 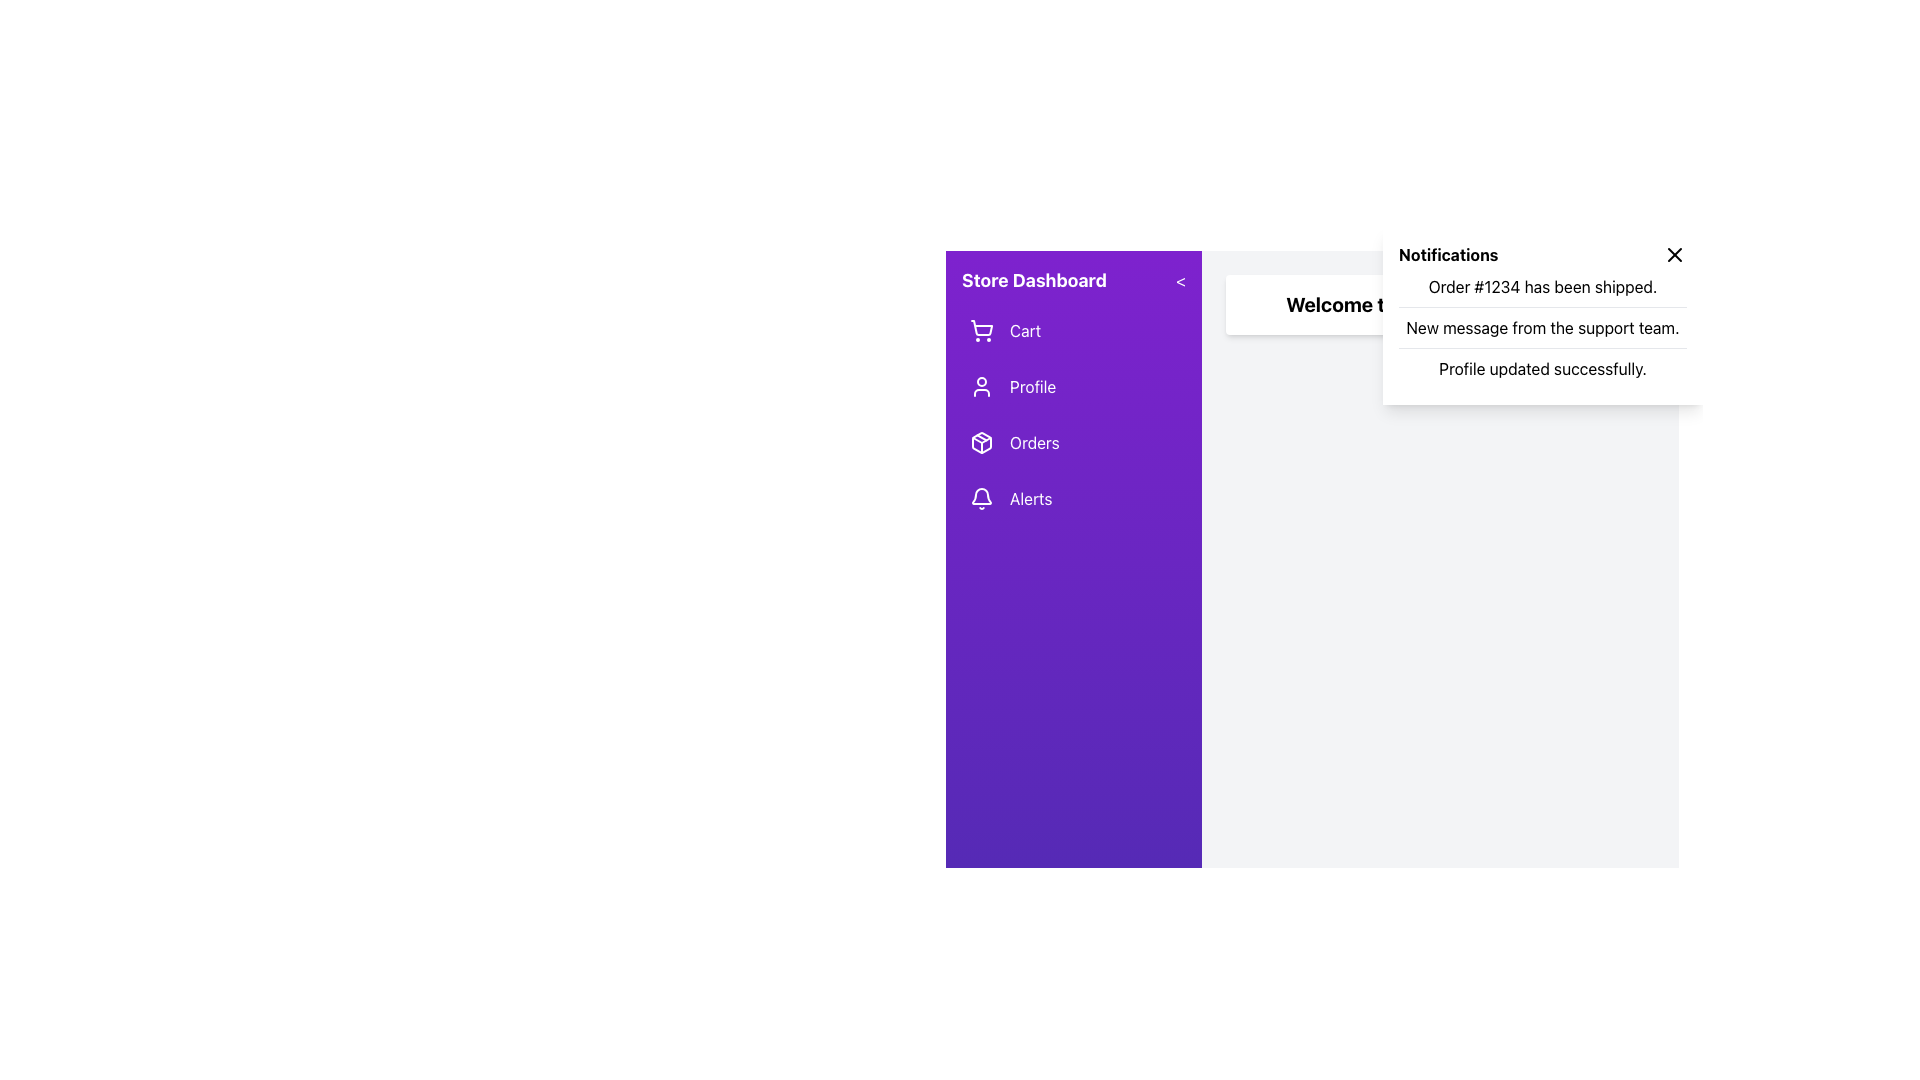 What do you see at coordinates (1541, 286) in the screenshot?
I see `the Text Label that displays the notification 'Order #1234 has been shipped.'` at bounding box center [1541, 286].